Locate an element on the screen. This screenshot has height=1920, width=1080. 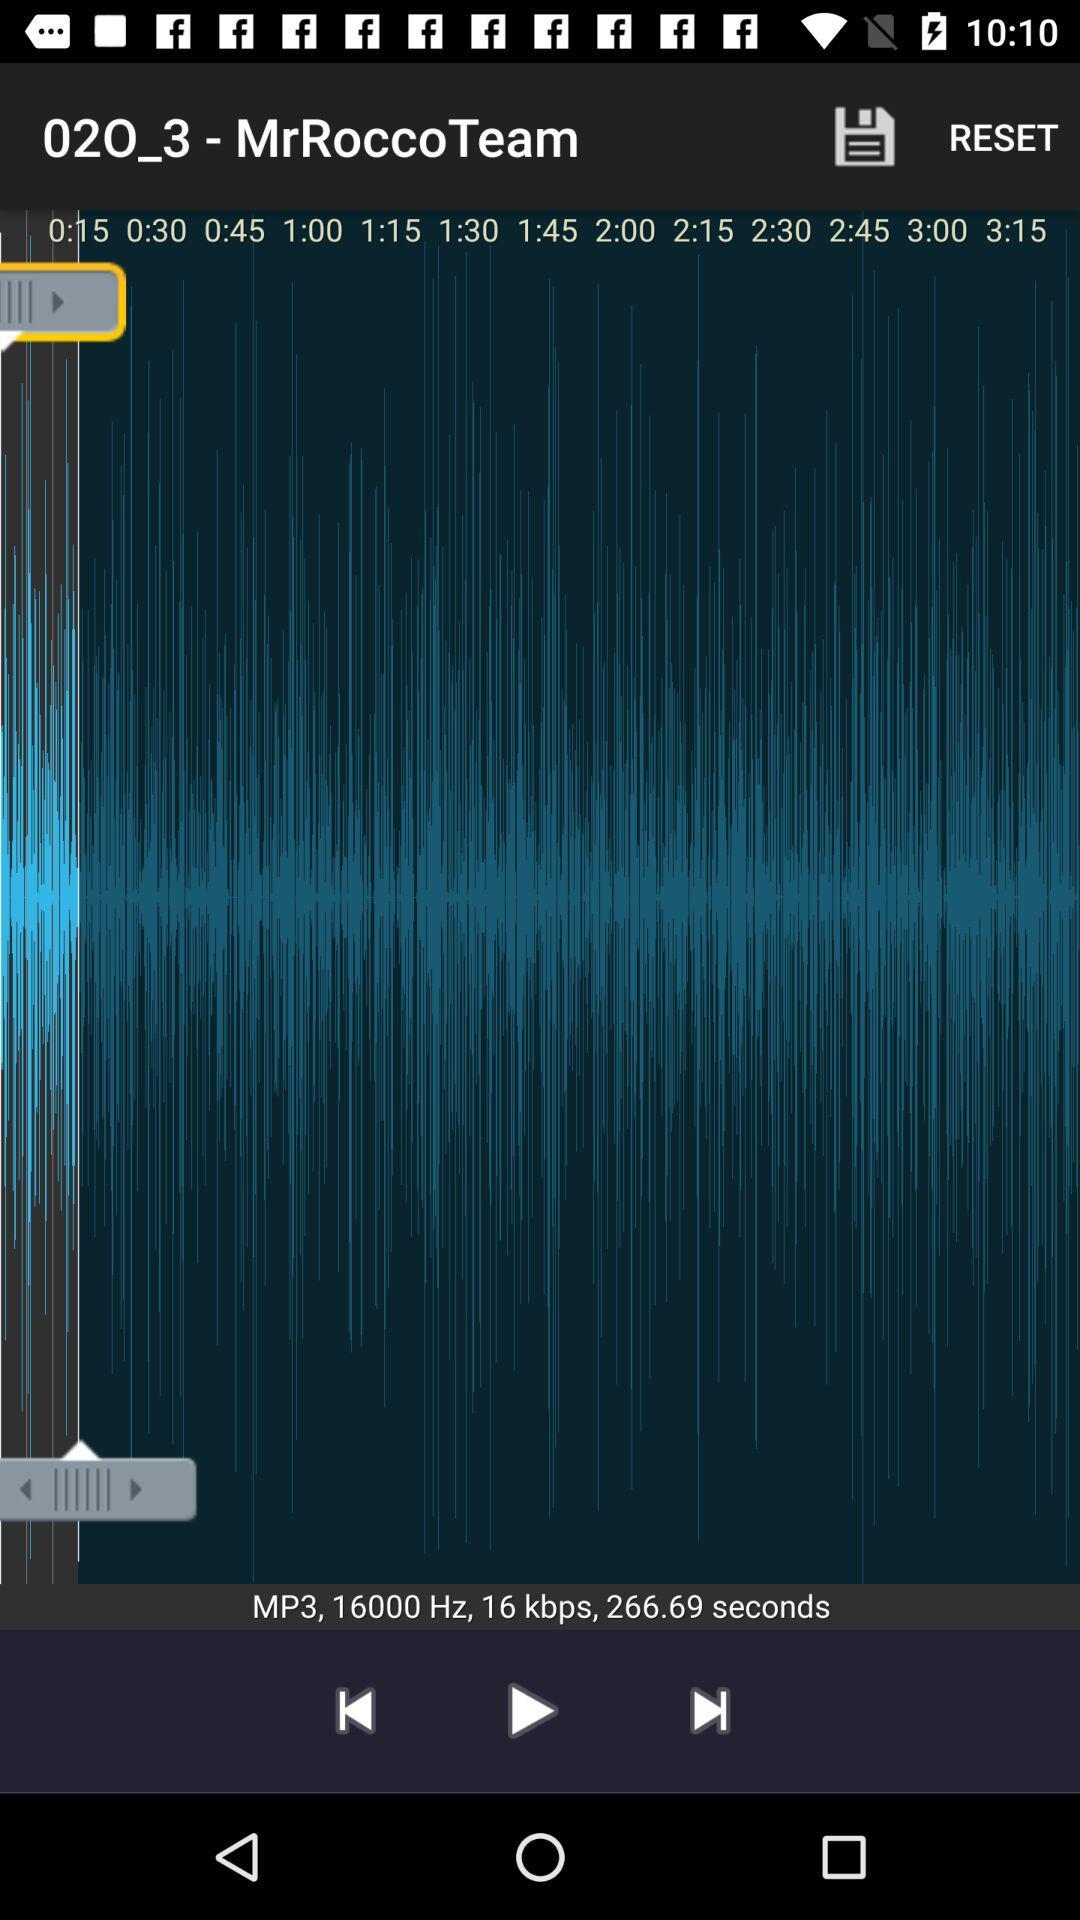
the skip_previous icon is located at coordinates (354, 1709).